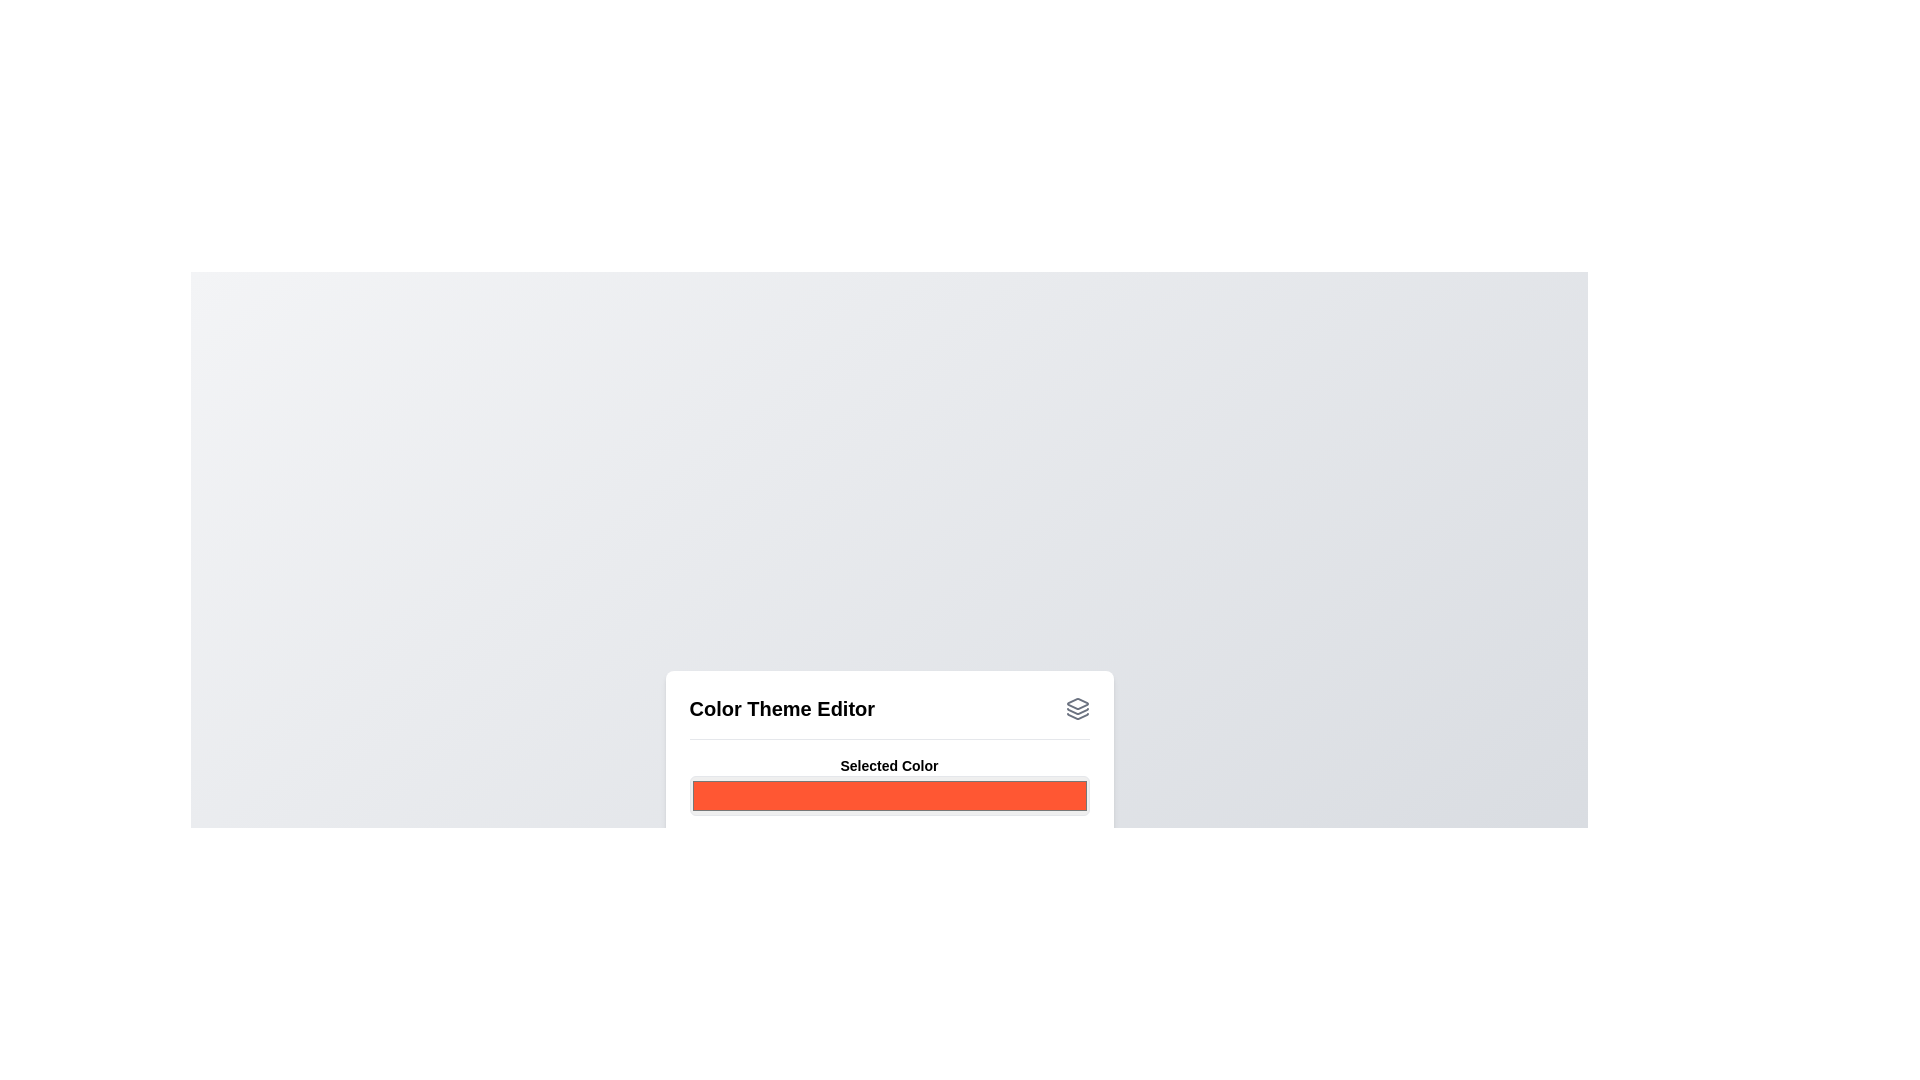 The width and height of the screenshot is (1920, 1080). Describe the element at coordinates (1076, 715) in the screenshot. I see `the third and bottom-most Icon element in the header of the 'Color Theme Editor' card, which signifies a grouping or theme selection option` at that location.